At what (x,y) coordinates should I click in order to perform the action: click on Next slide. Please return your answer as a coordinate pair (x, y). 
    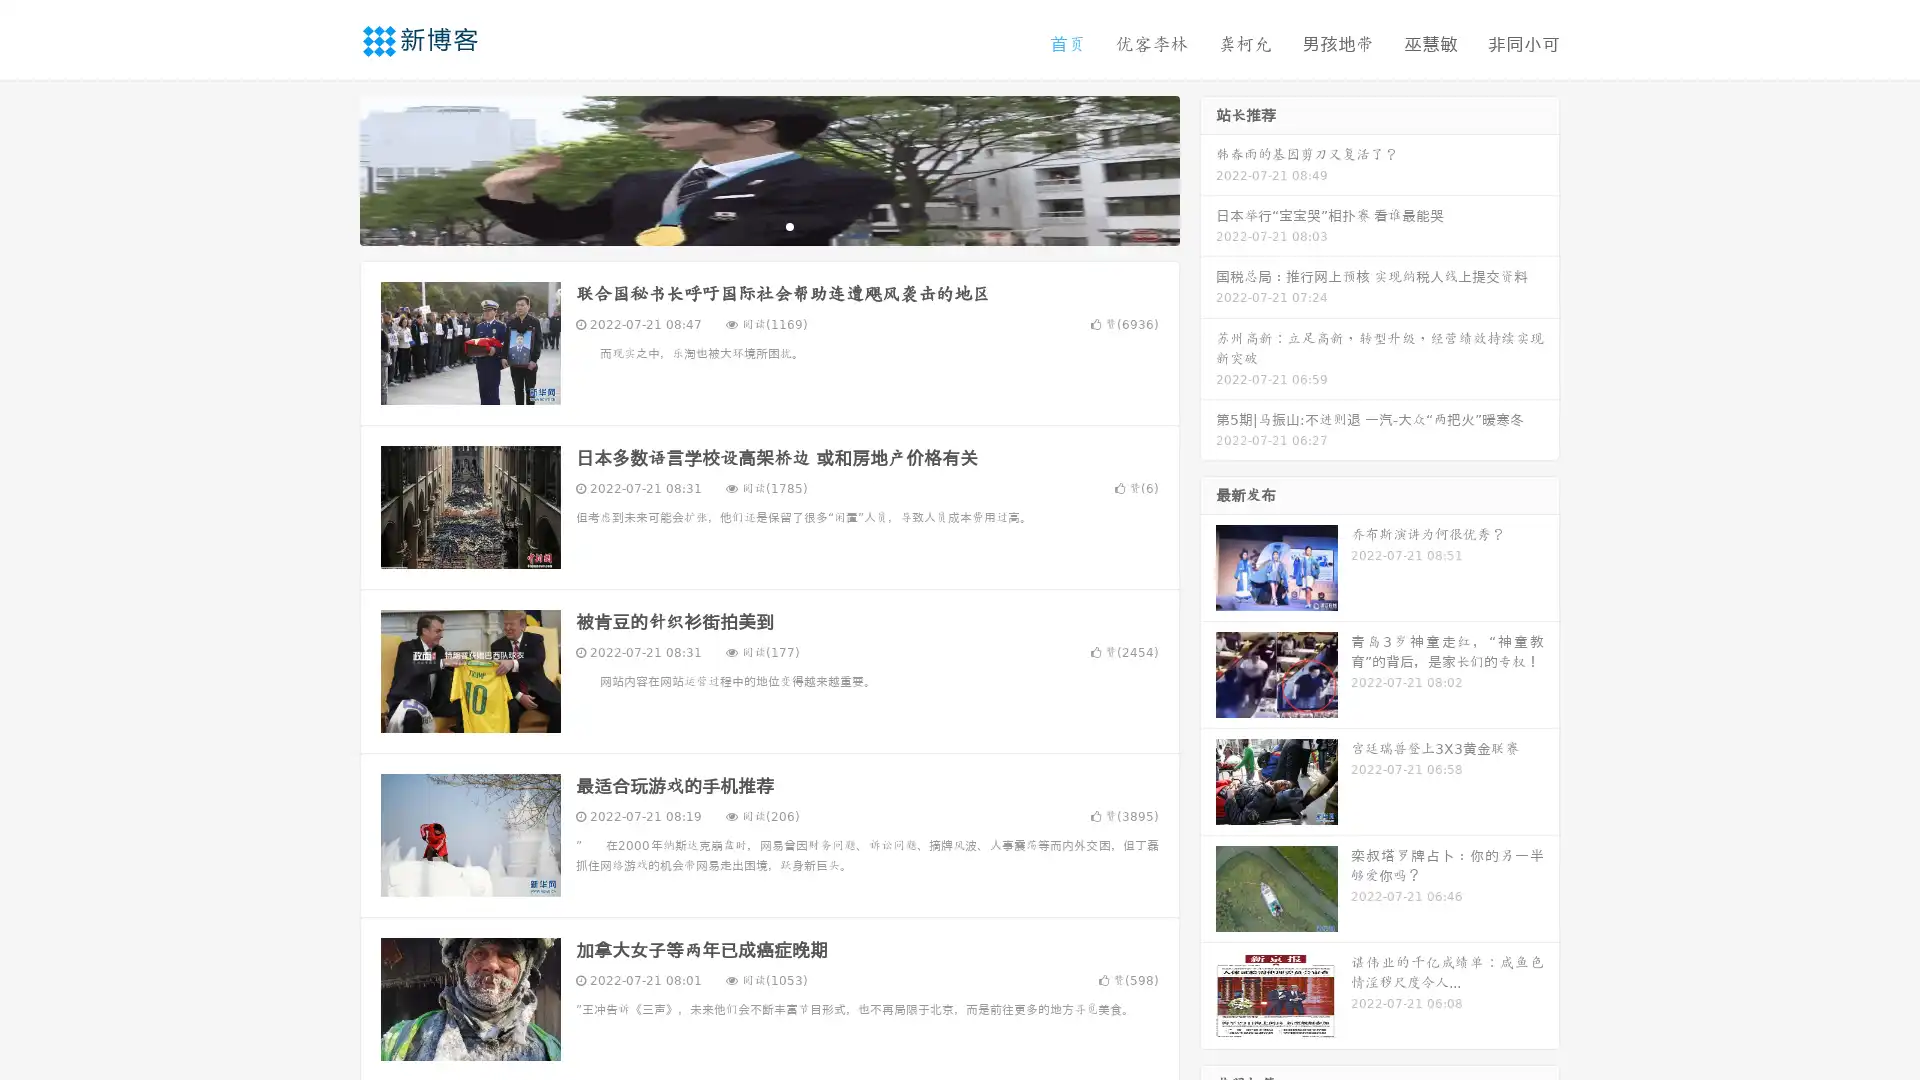
    Looking at the image, I should click on (1208, 168).